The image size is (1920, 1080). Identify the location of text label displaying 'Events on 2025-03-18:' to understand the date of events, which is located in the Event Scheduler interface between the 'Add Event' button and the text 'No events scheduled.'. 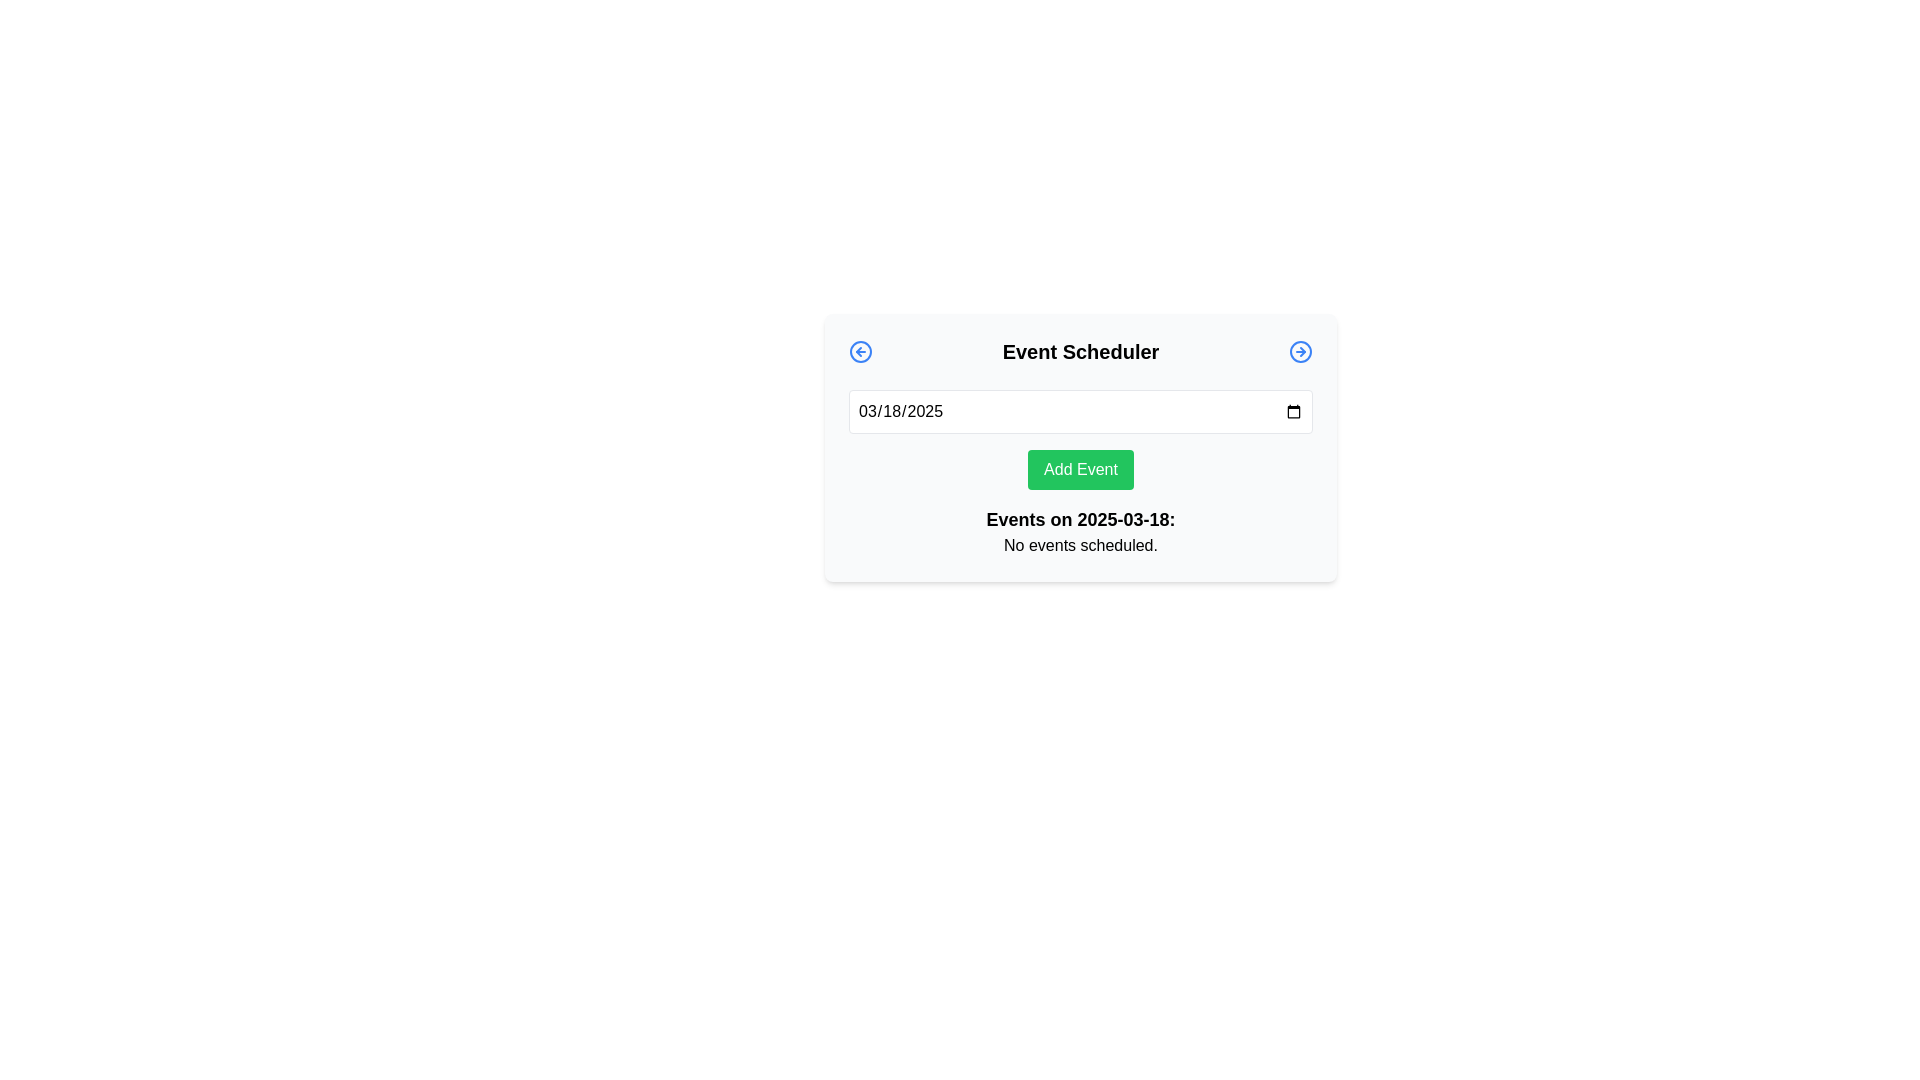
(1079, 519).